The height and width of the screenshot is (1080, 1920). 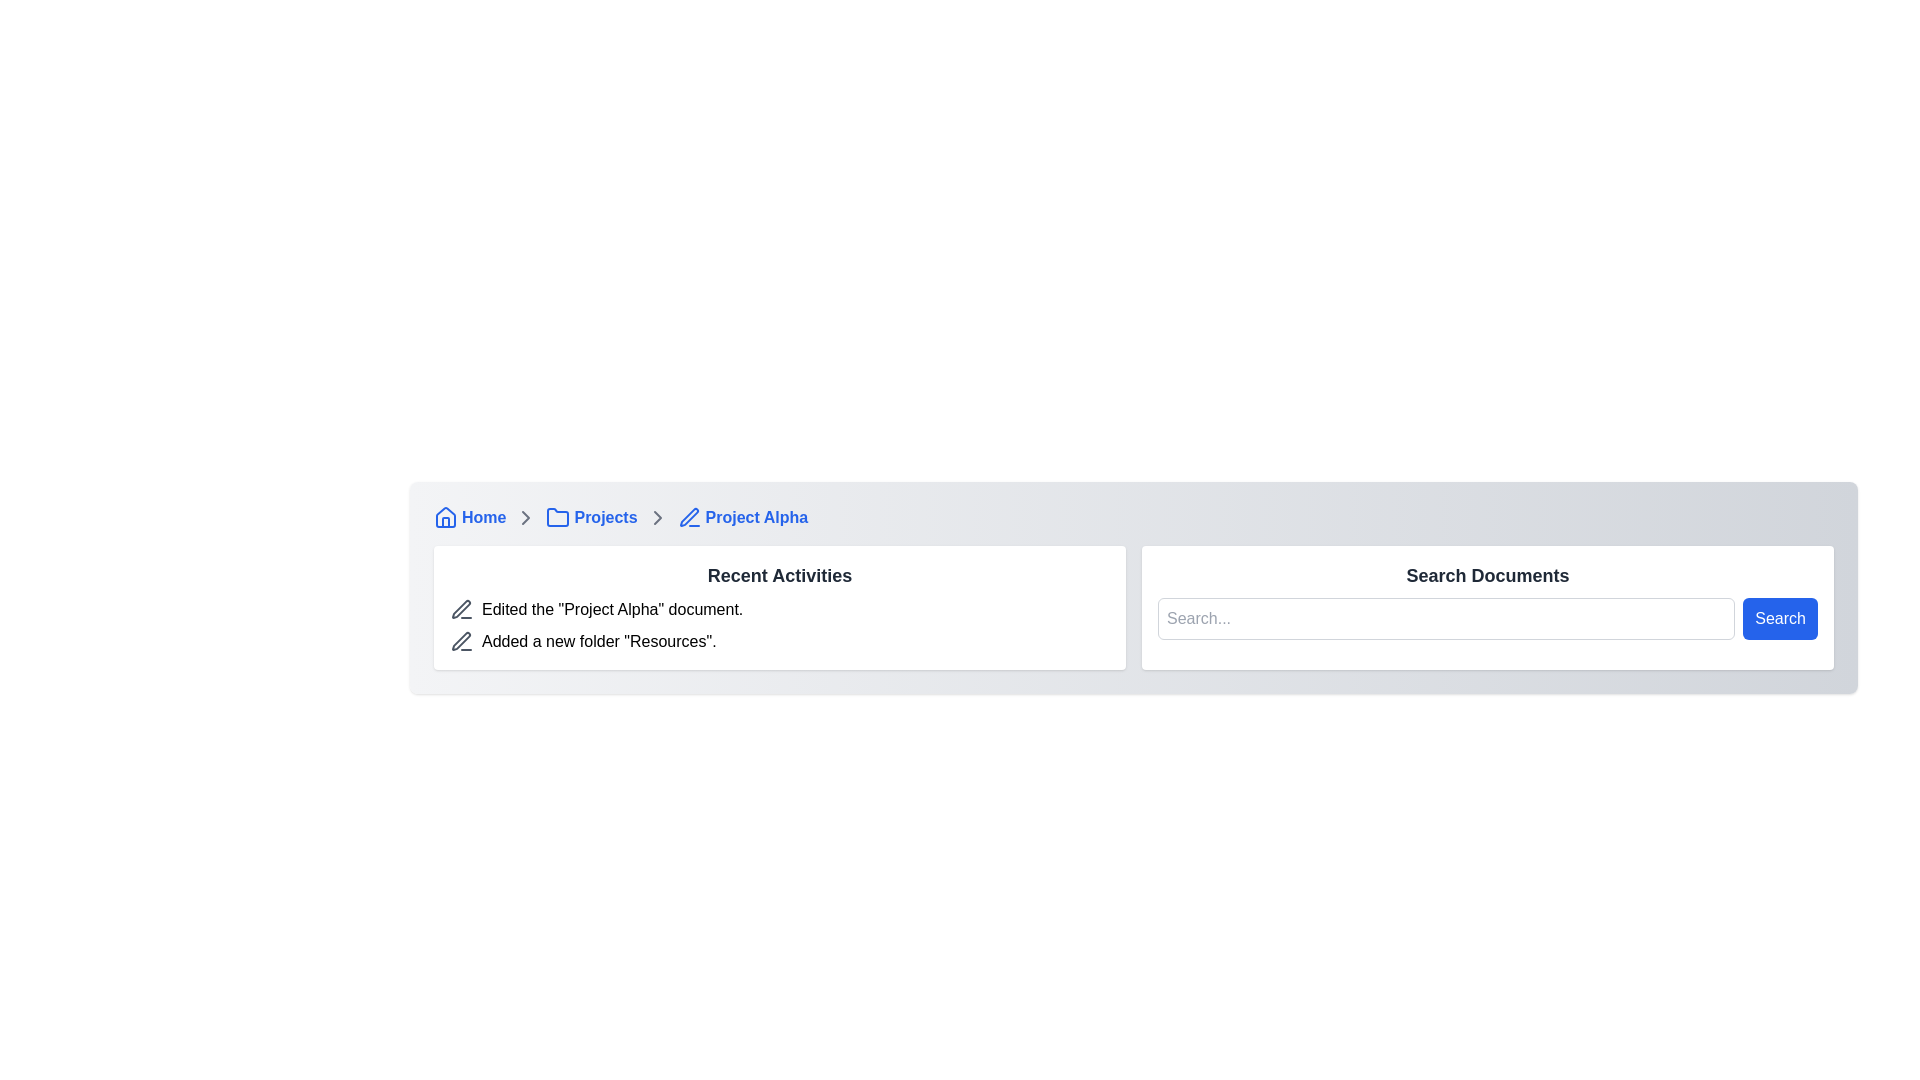 What do you see at coordinates (526, 516) in the screenshot?
I see `the breadcrumb separator icon located between the 'Projects' label and the 'Project Alpha' label` at bounding box center [526, 516].